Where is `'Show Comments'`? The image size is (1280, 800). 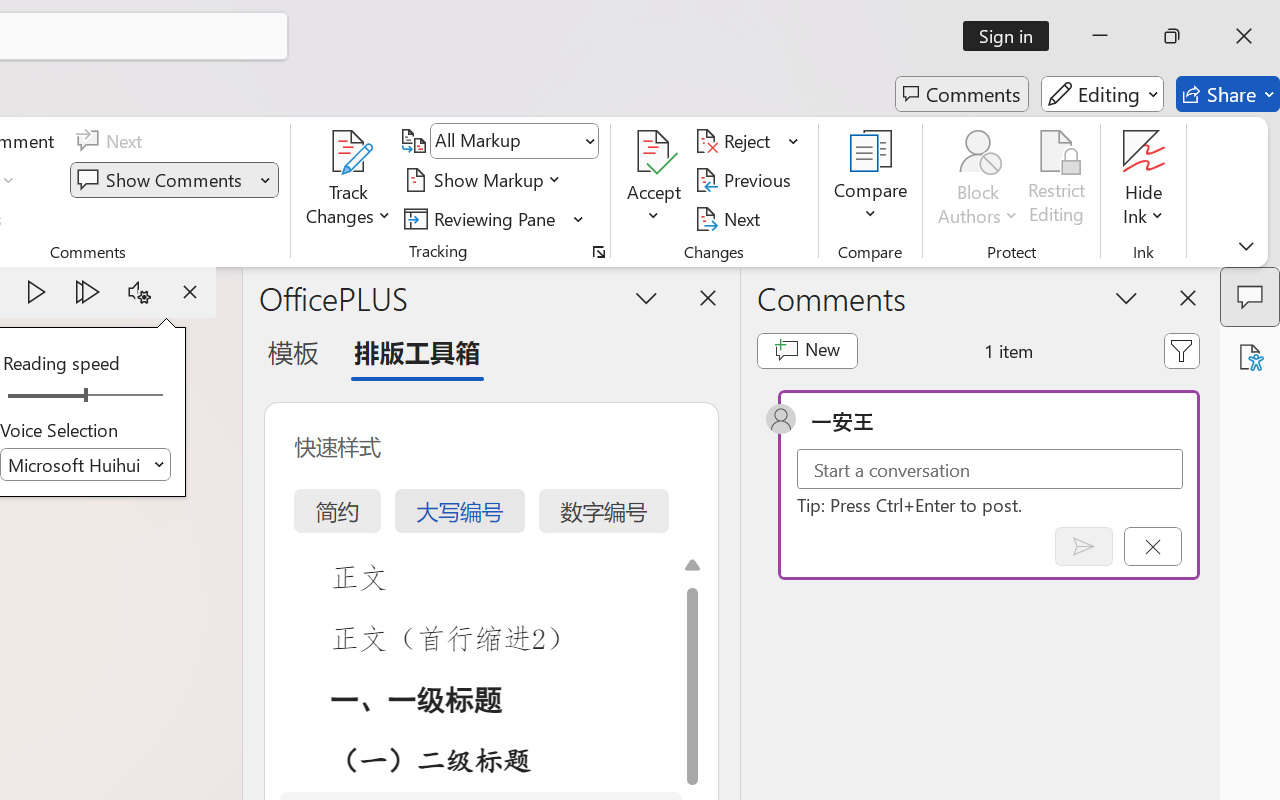
'Show Comments' is located at coordinates (174, 179).